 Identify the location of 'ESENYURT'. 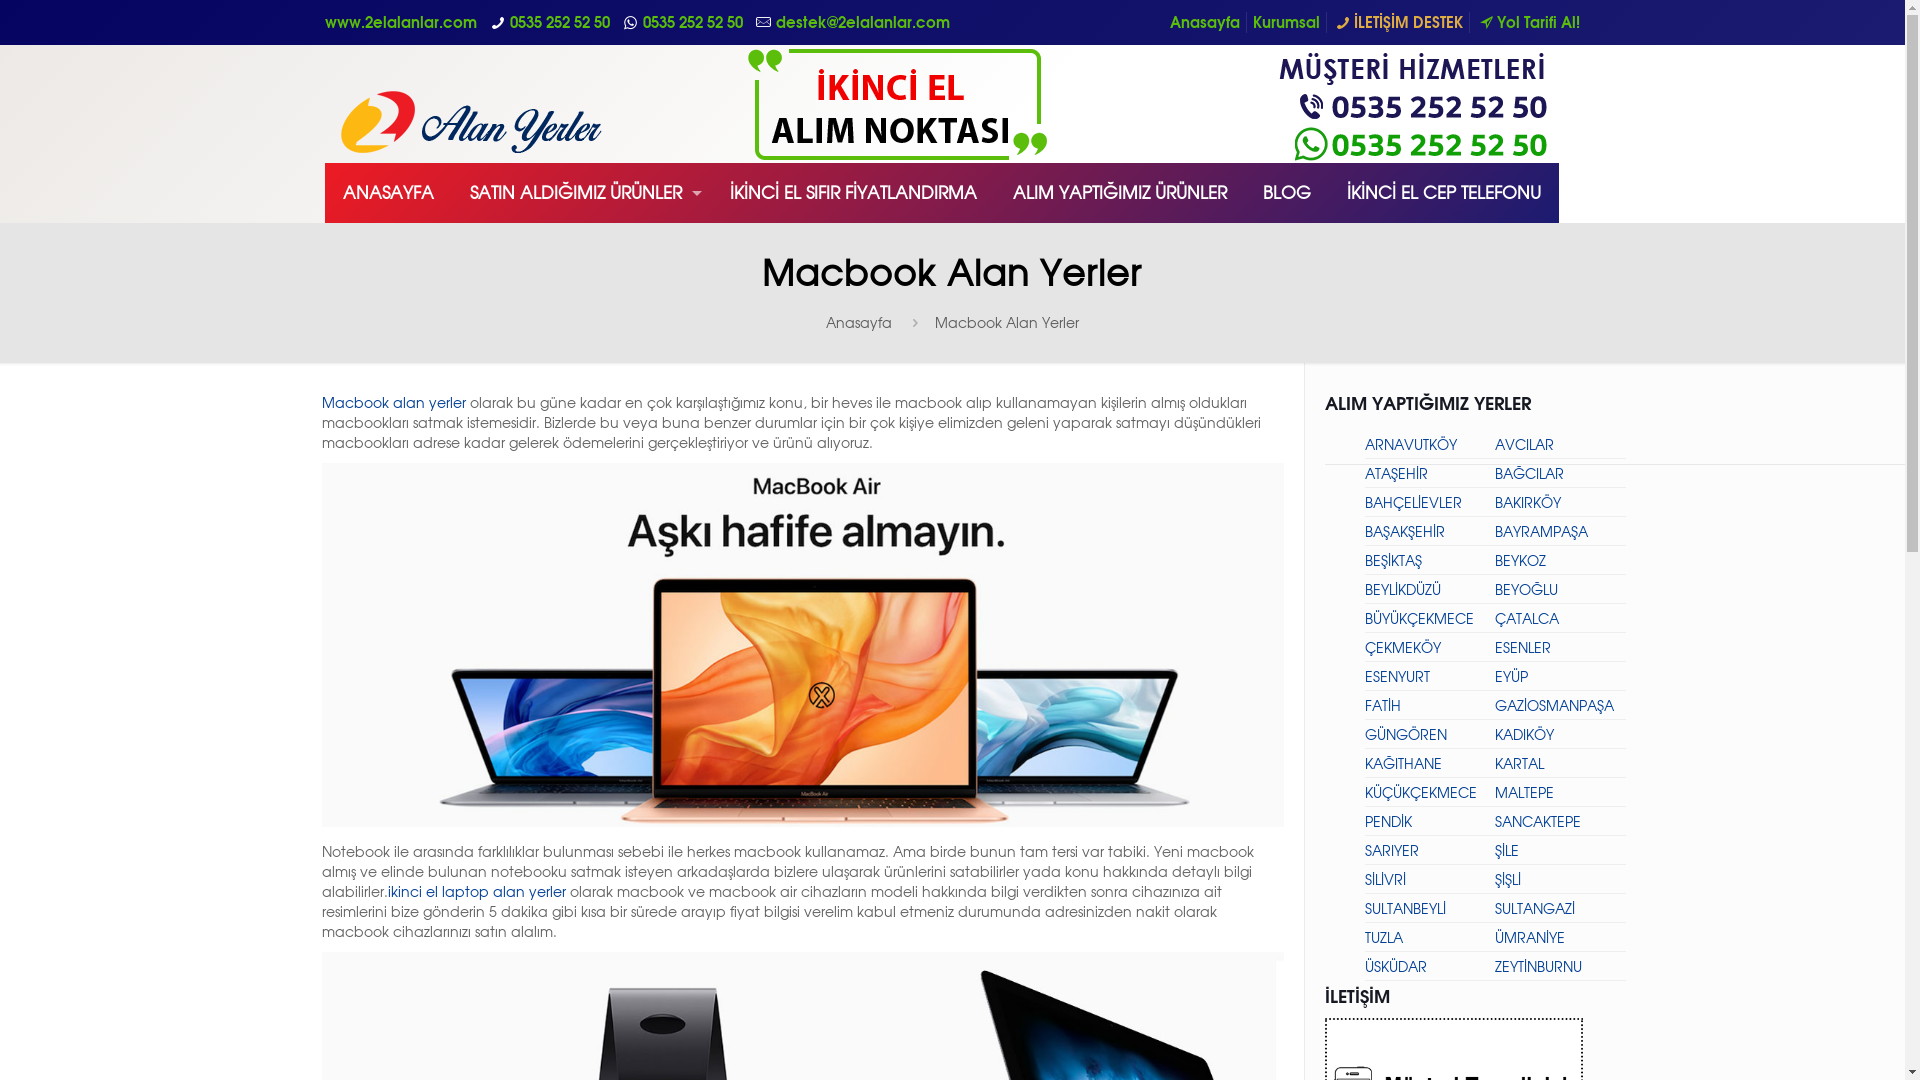
(1395, 675).